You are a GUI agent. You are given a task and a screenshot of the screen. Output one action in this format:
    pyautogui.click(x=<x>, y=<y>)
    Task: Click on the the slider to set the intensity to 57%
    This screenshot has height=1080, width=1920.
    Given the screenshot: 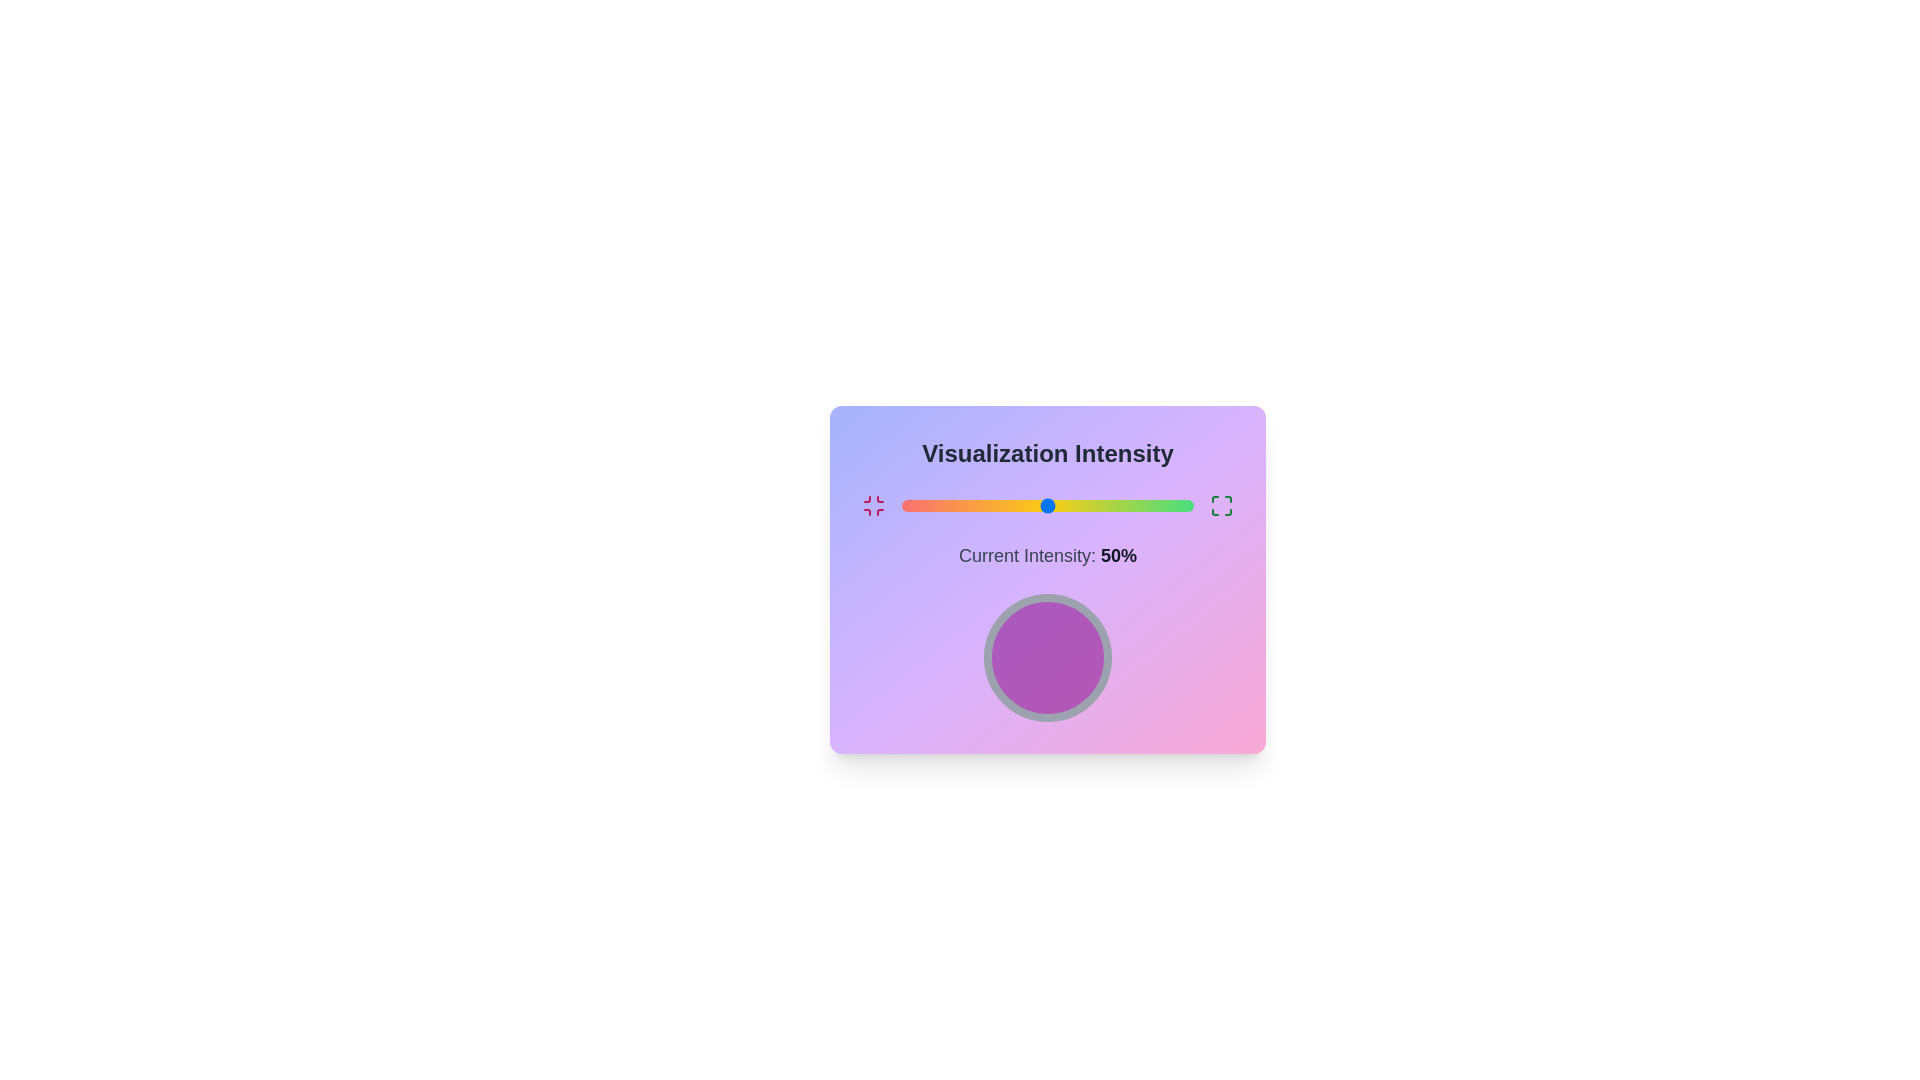 What is the action you would take?
    pyautogui.click(x=1067, y=504)
    